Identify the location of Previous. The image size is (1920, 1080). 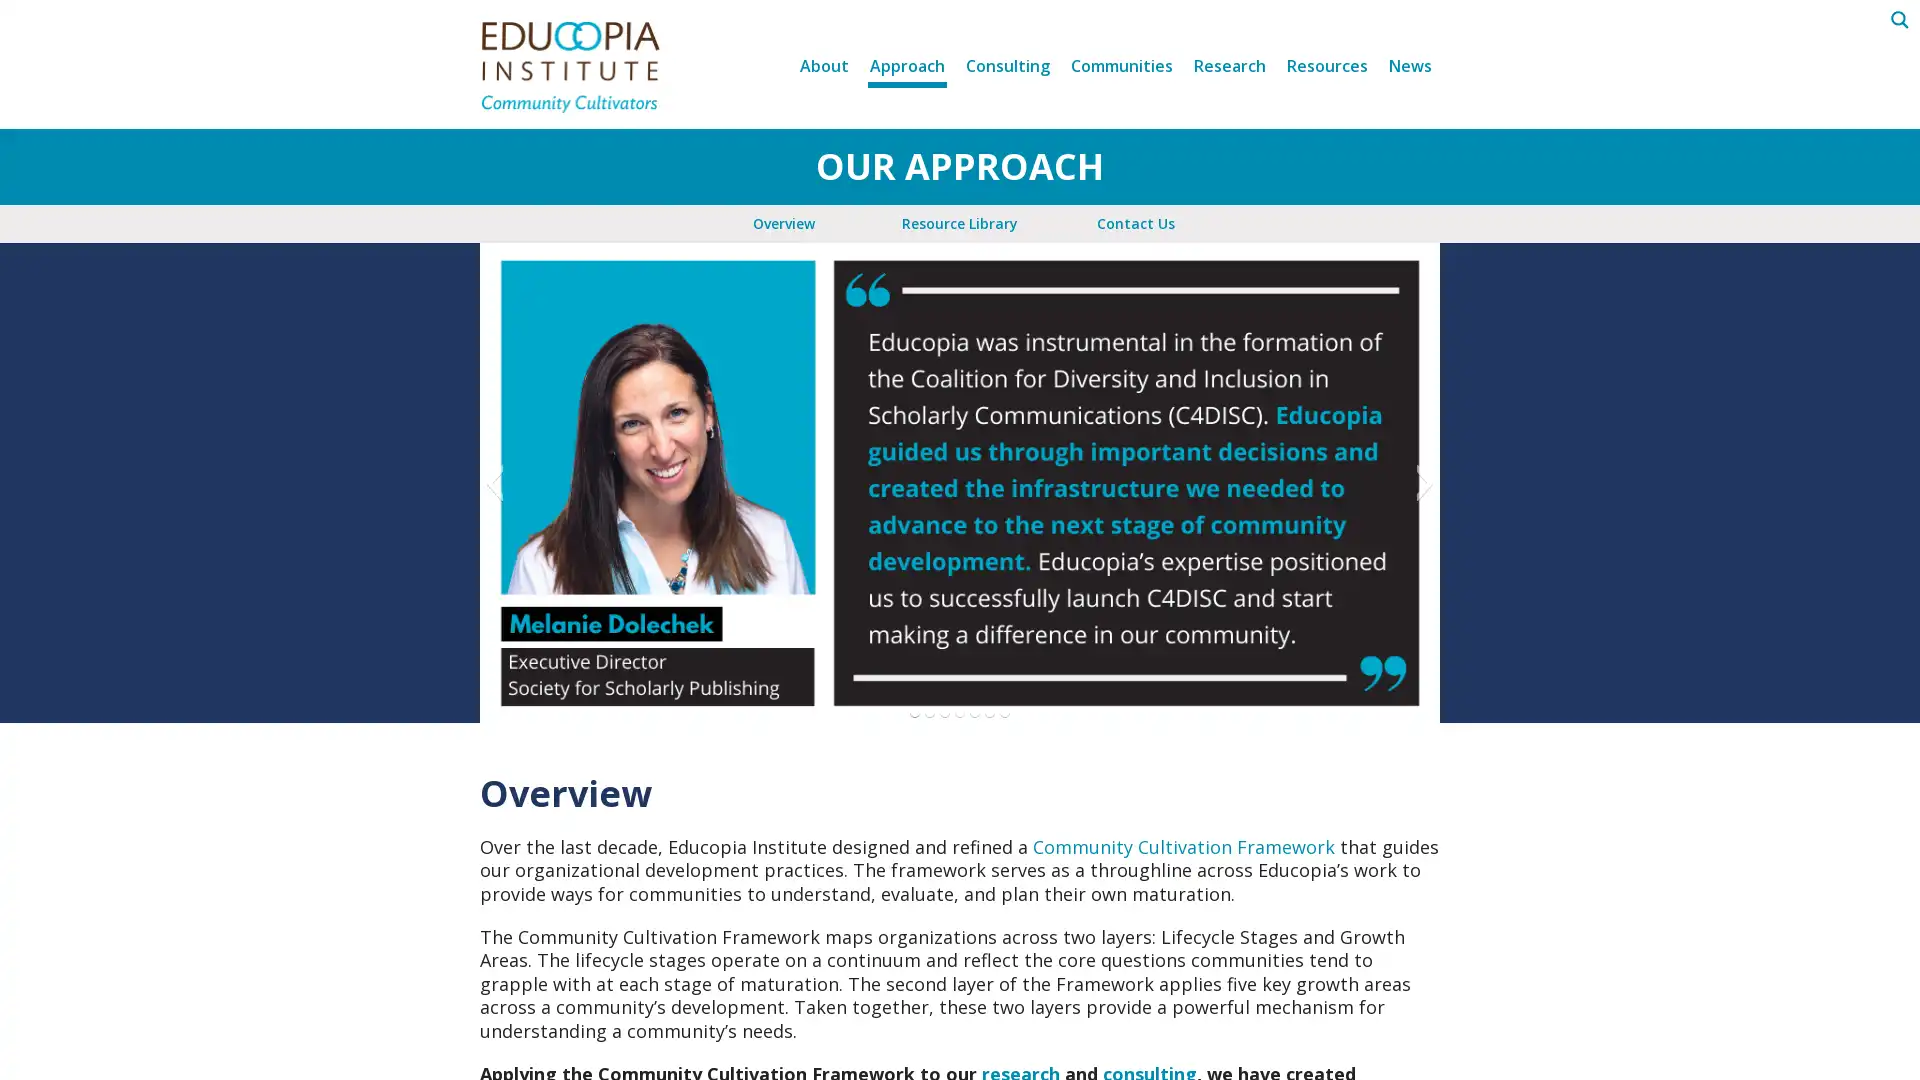
(494, 482).